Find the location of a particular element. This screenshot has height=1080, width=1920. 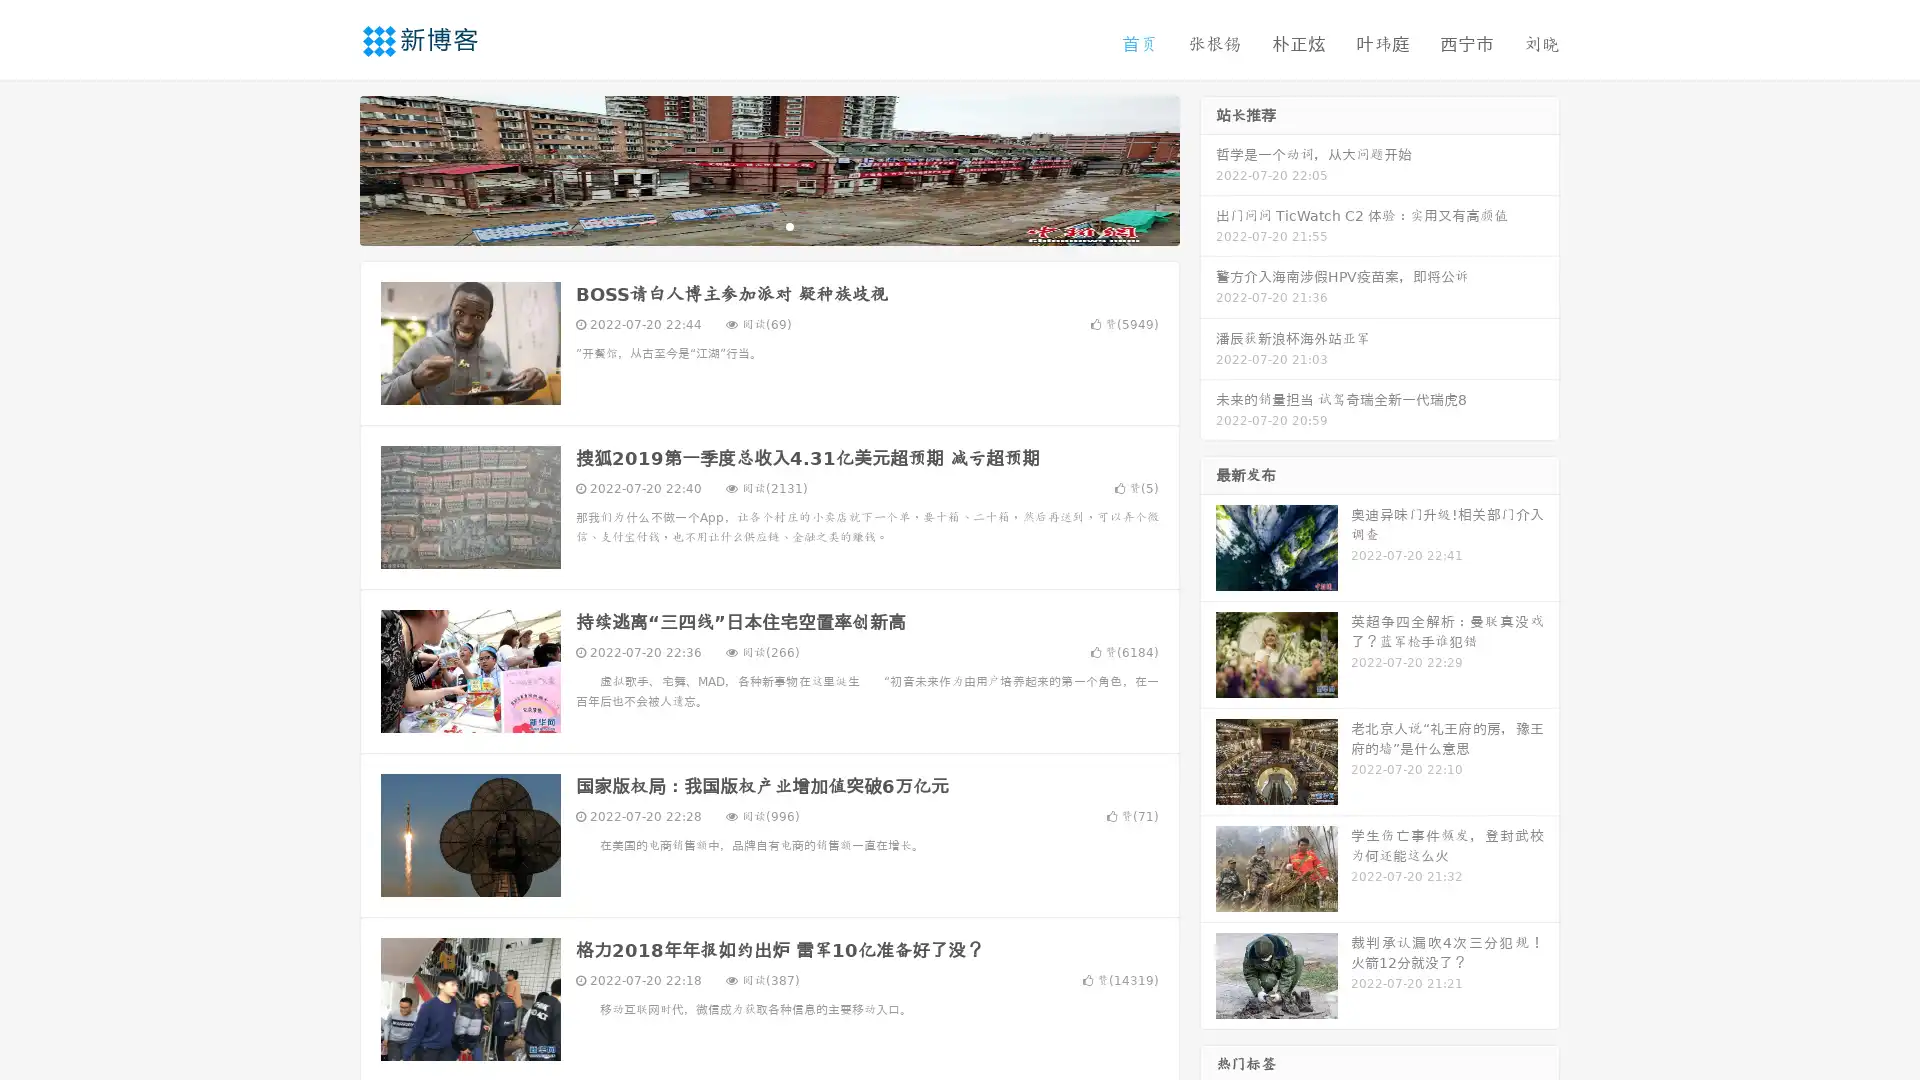

Next slide is located at coordinates (1208, 168).